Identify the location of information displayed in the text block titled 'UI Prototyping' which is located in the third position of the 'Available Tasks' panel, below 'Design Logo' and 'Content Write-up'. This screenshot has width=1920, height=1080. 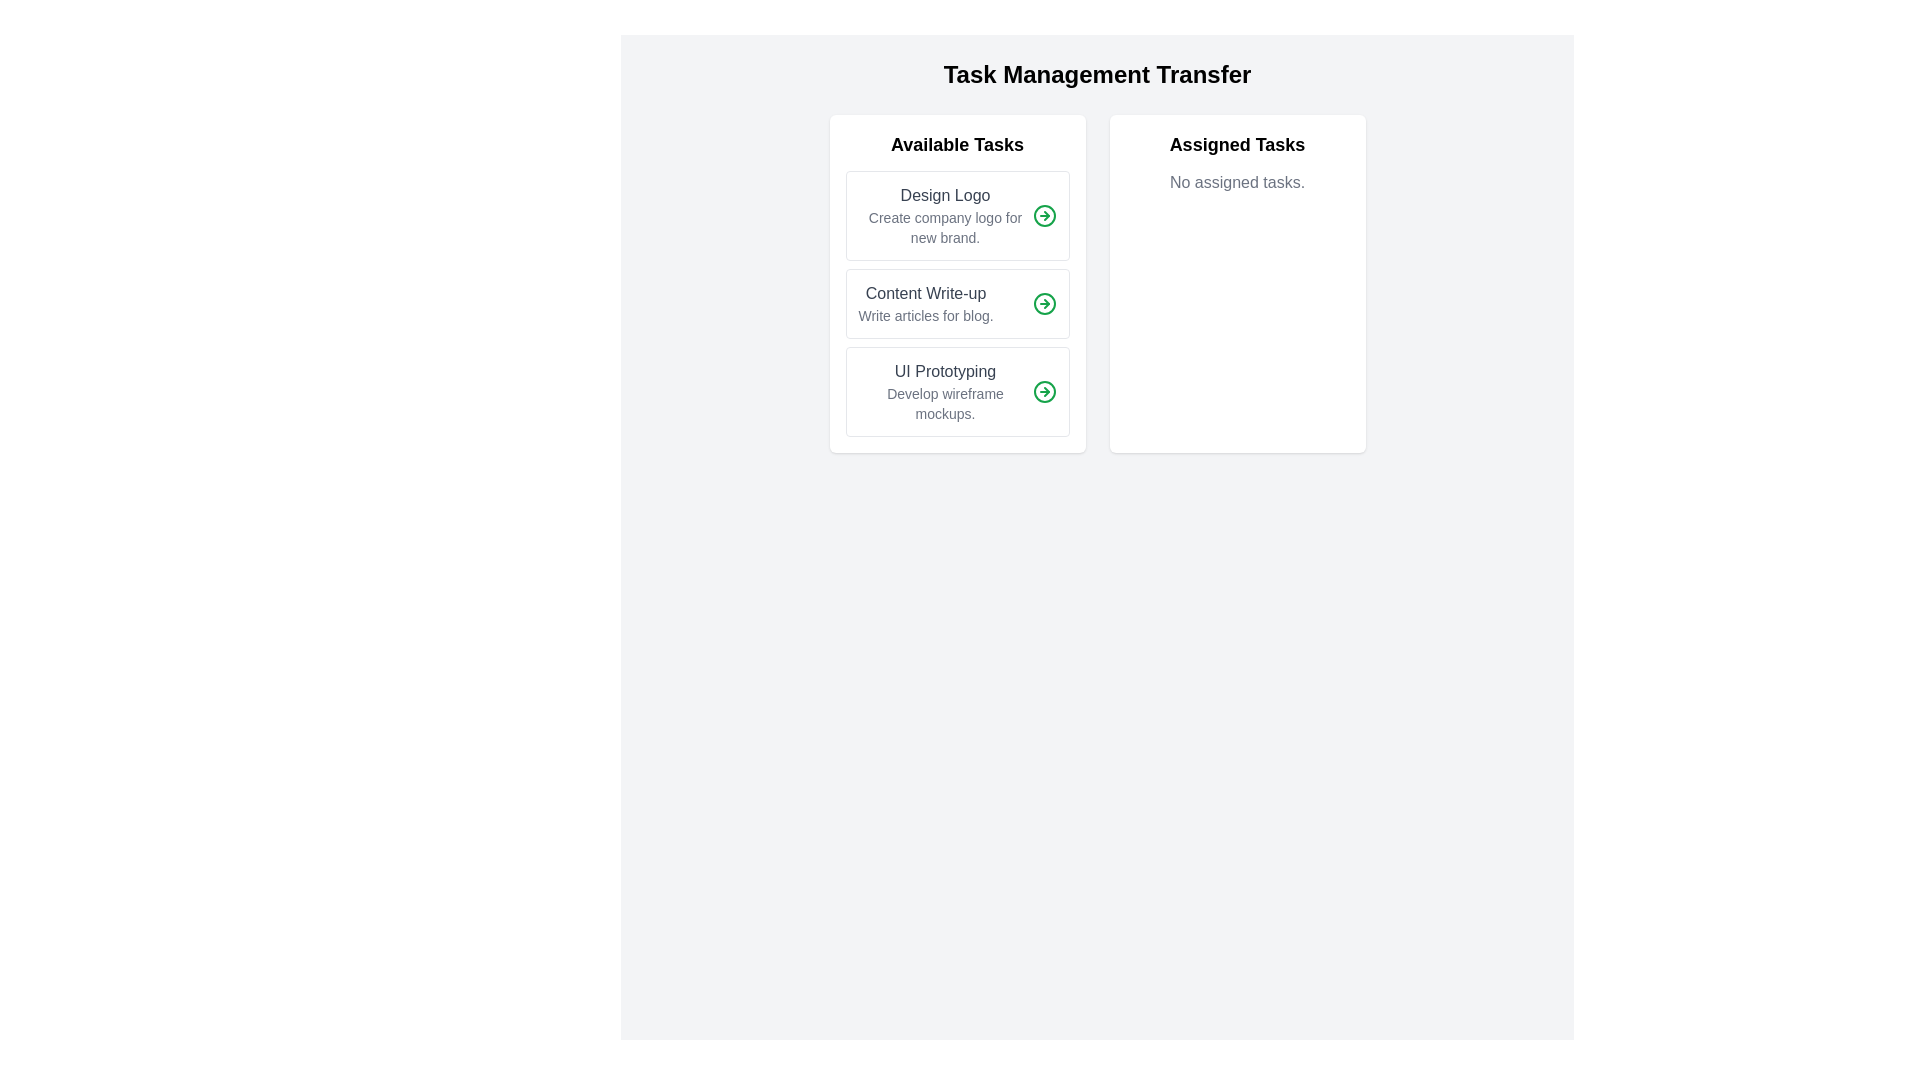
(944, 392).